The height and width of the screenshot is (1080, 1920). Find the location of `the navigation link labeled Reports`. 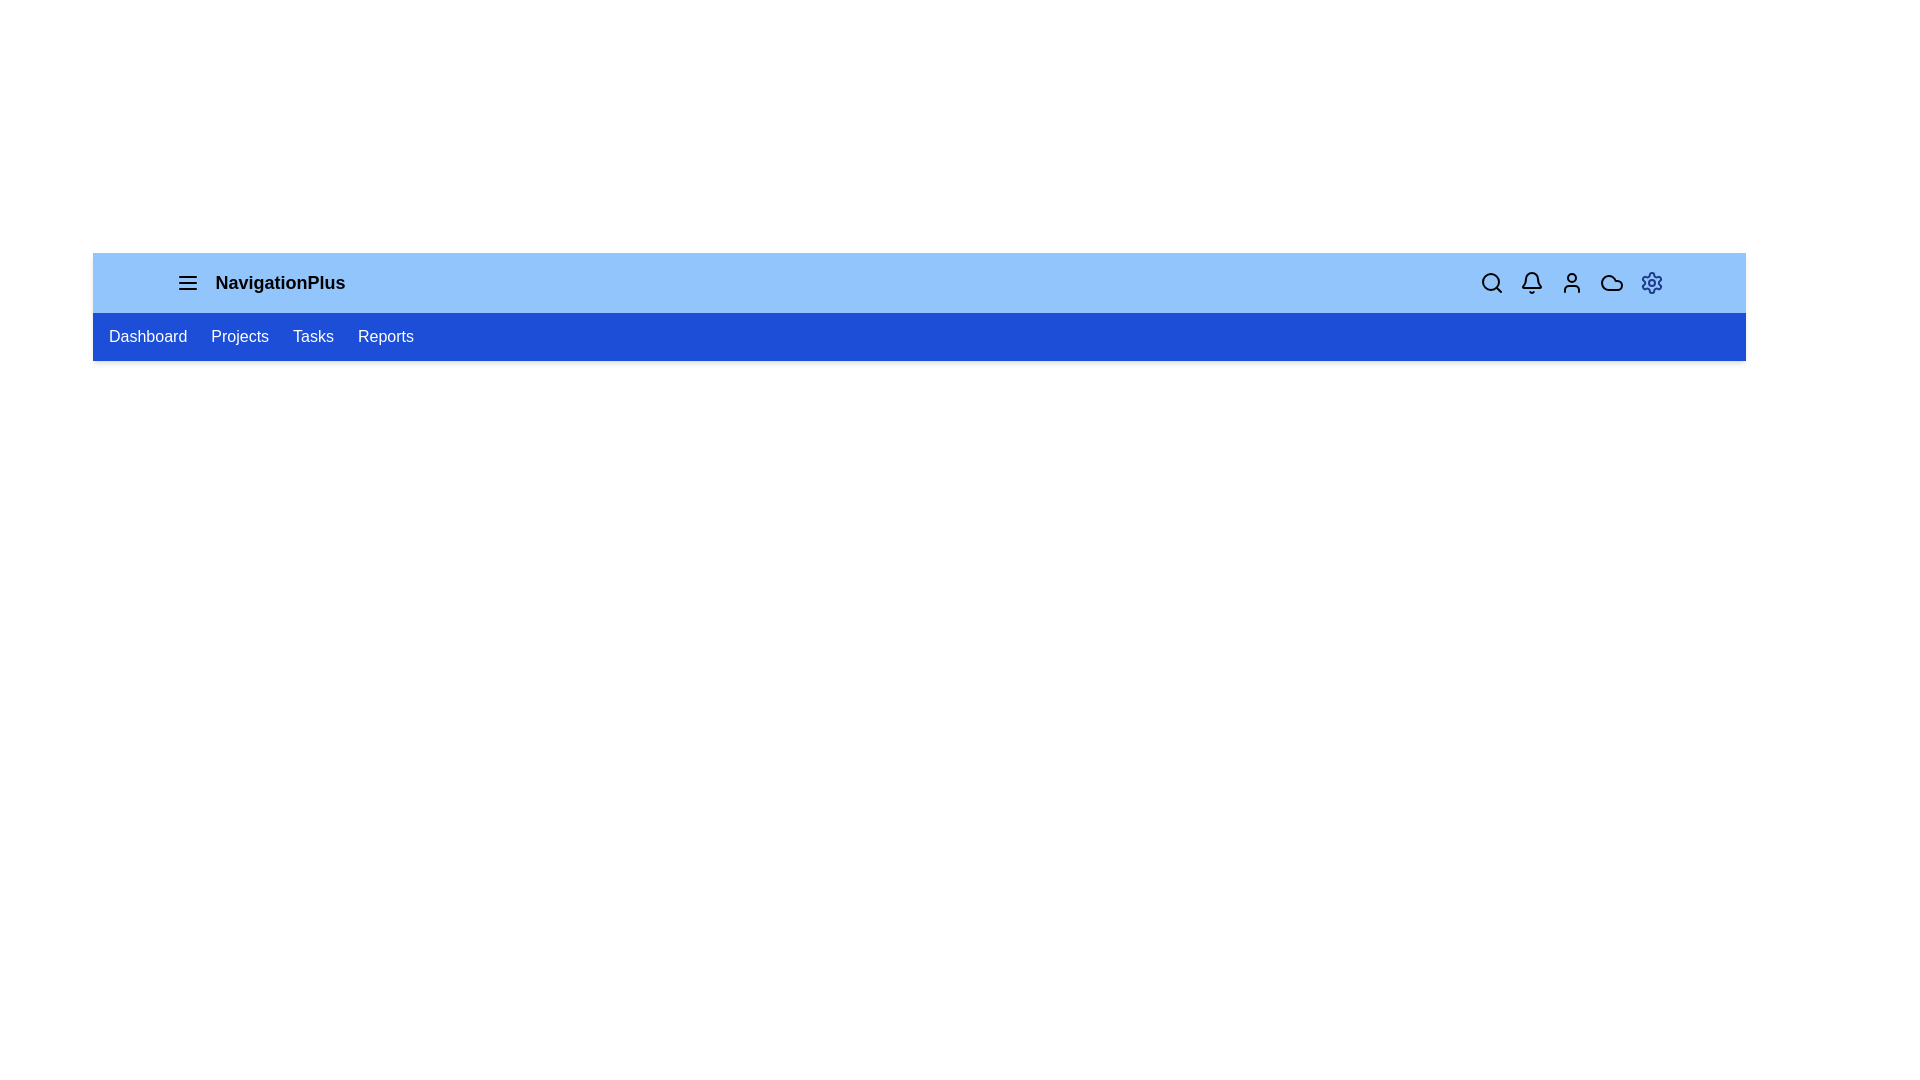

the navigation link labeled Reports is located at coordinates (385, 335).